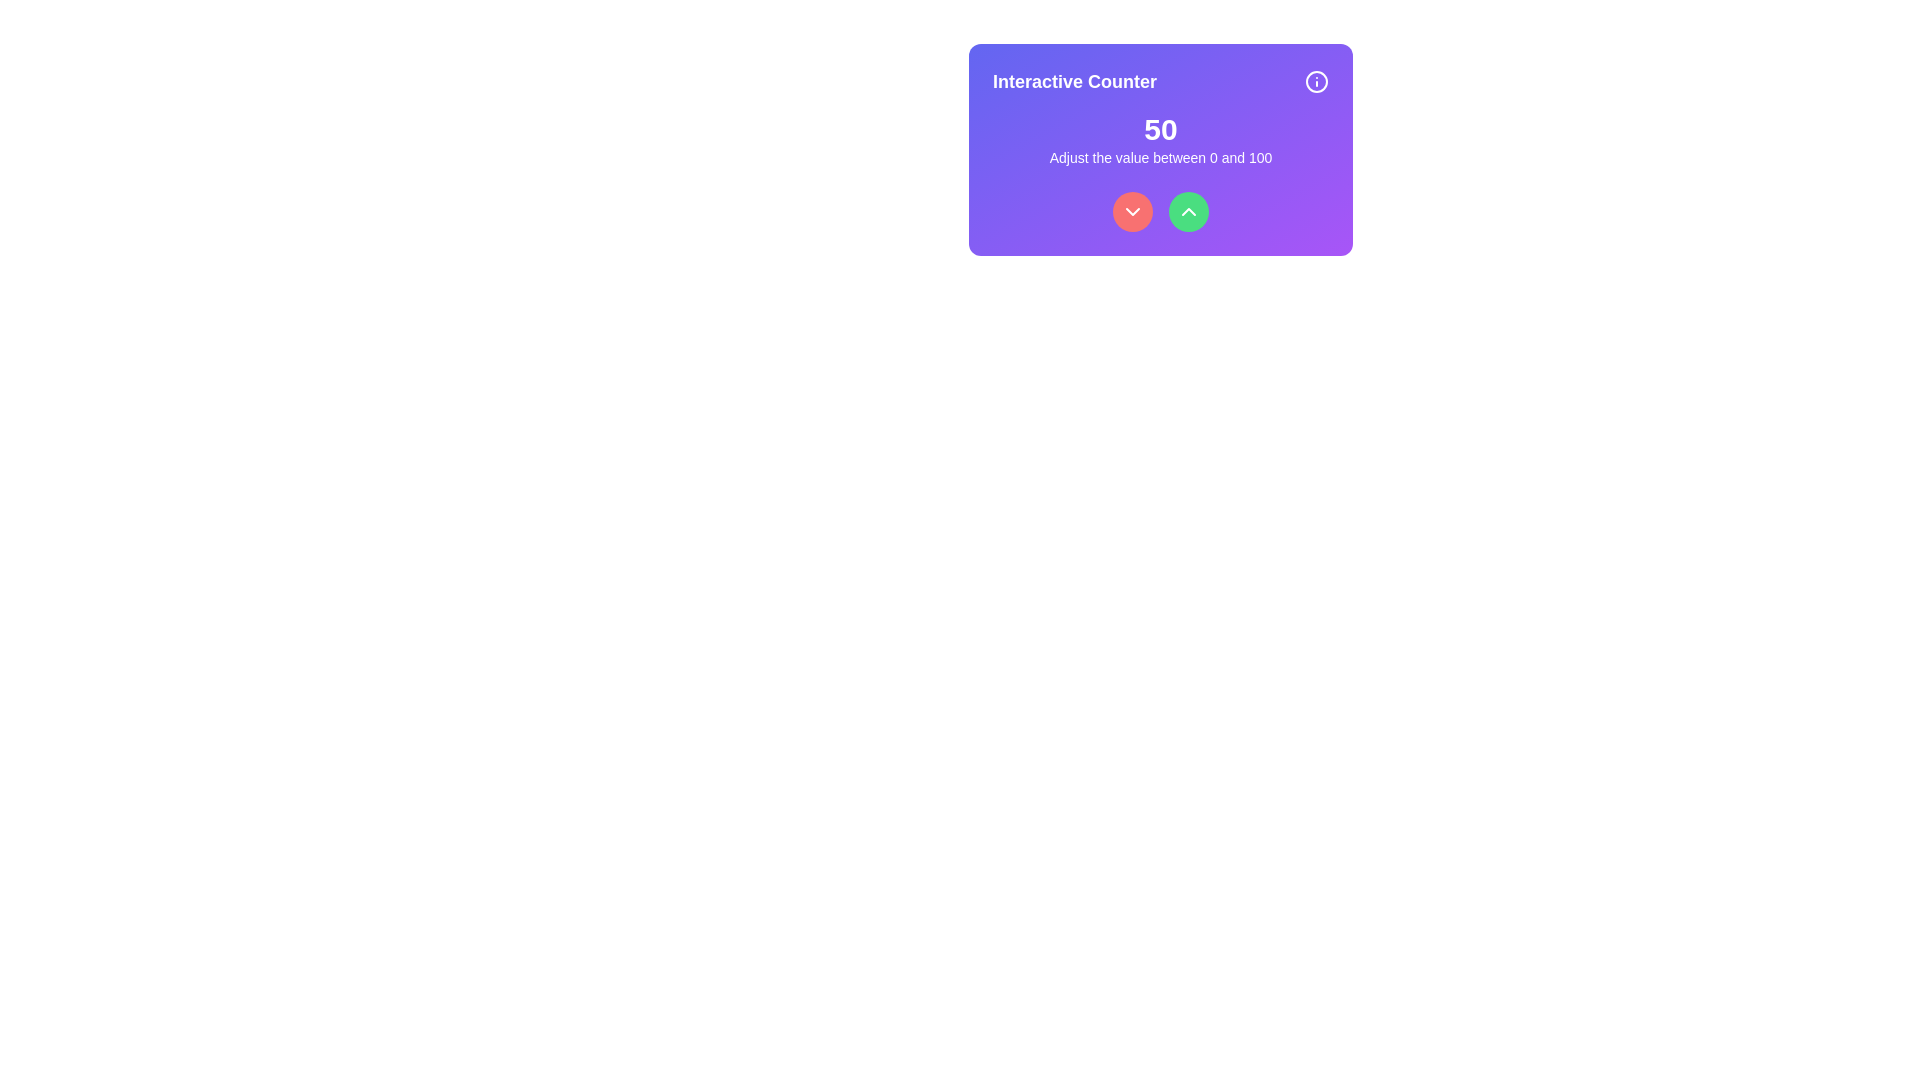 Image resolution: width=1920 pixels, height=1080 pixels. Describe the element at coordinates (1161, 138) in the screenshot. I see `descriptive text located in the display panel for the counter, which shows the number '50' and guidance on the adjustable range` at that location.